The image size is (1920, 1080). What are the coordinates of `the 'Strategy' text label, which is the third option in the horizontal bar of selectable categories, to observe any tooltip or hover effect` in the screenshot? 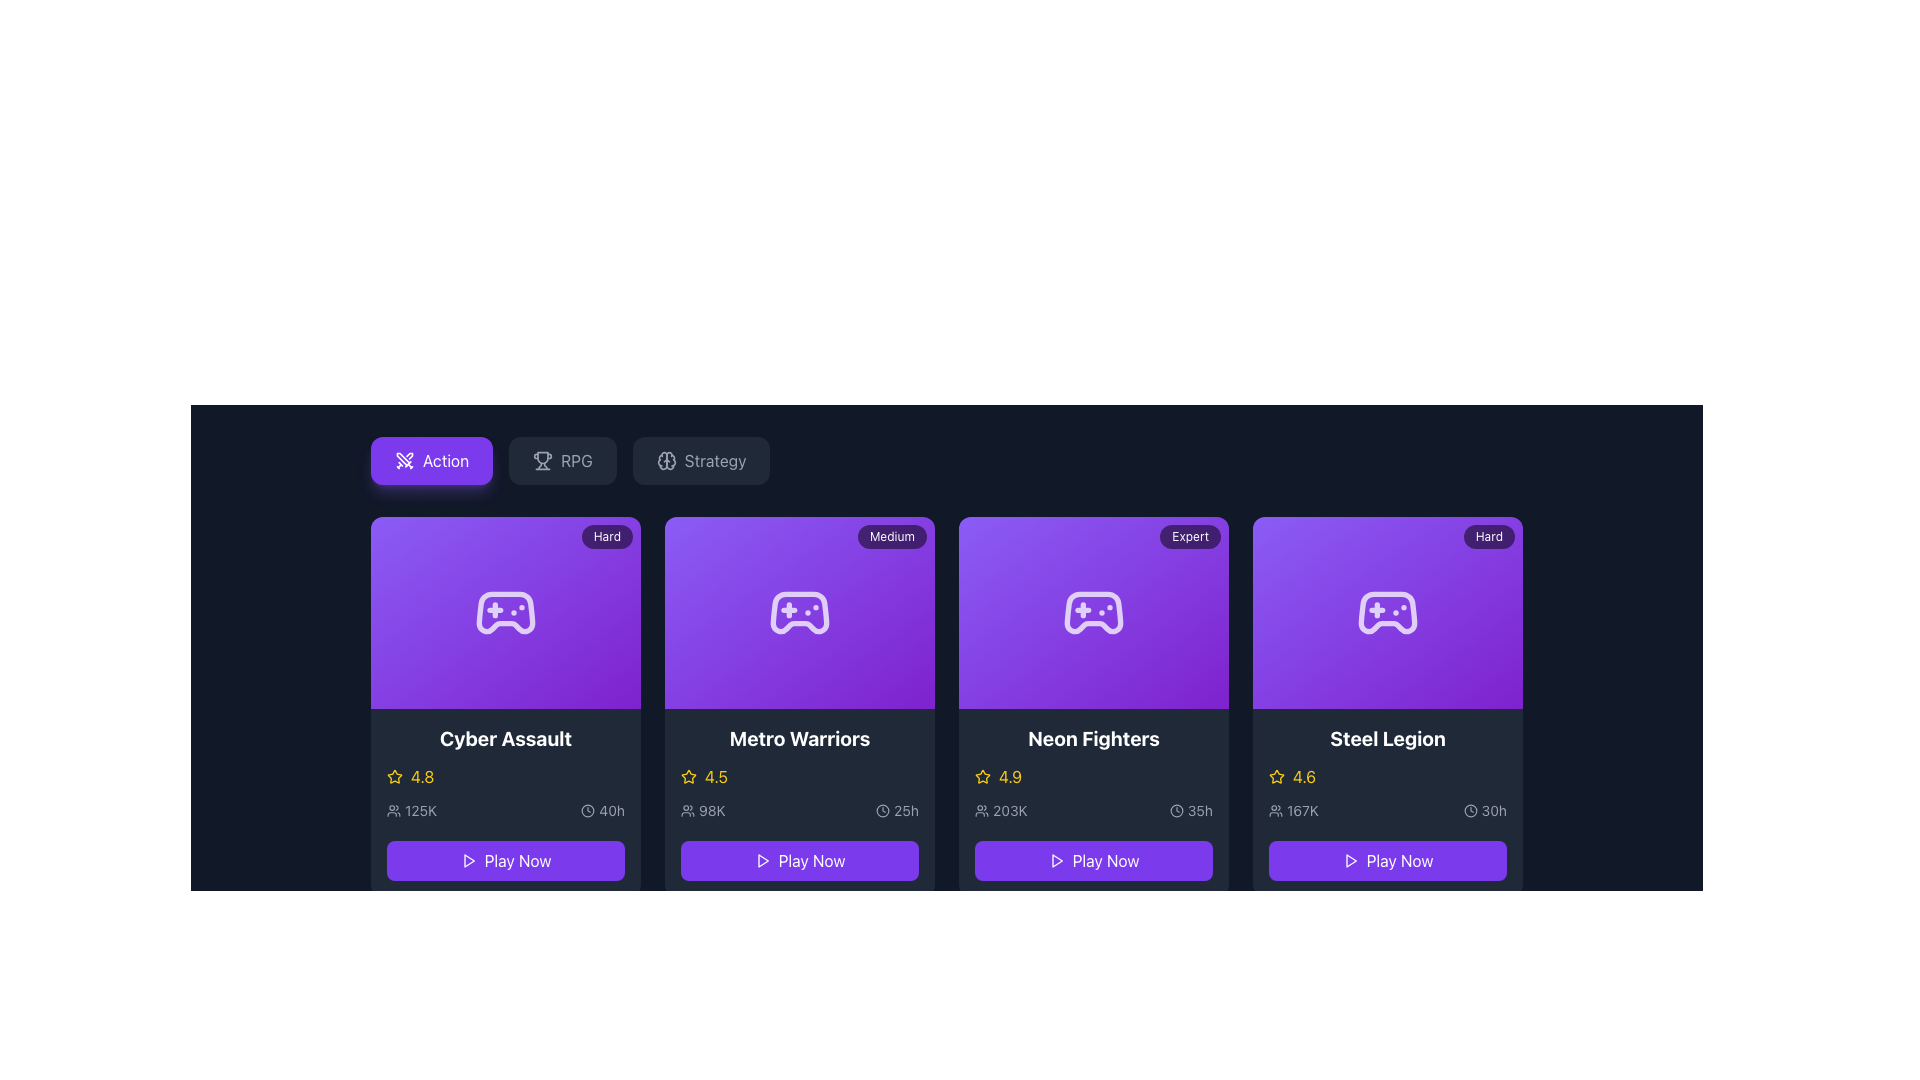 It's located at (715, 461).